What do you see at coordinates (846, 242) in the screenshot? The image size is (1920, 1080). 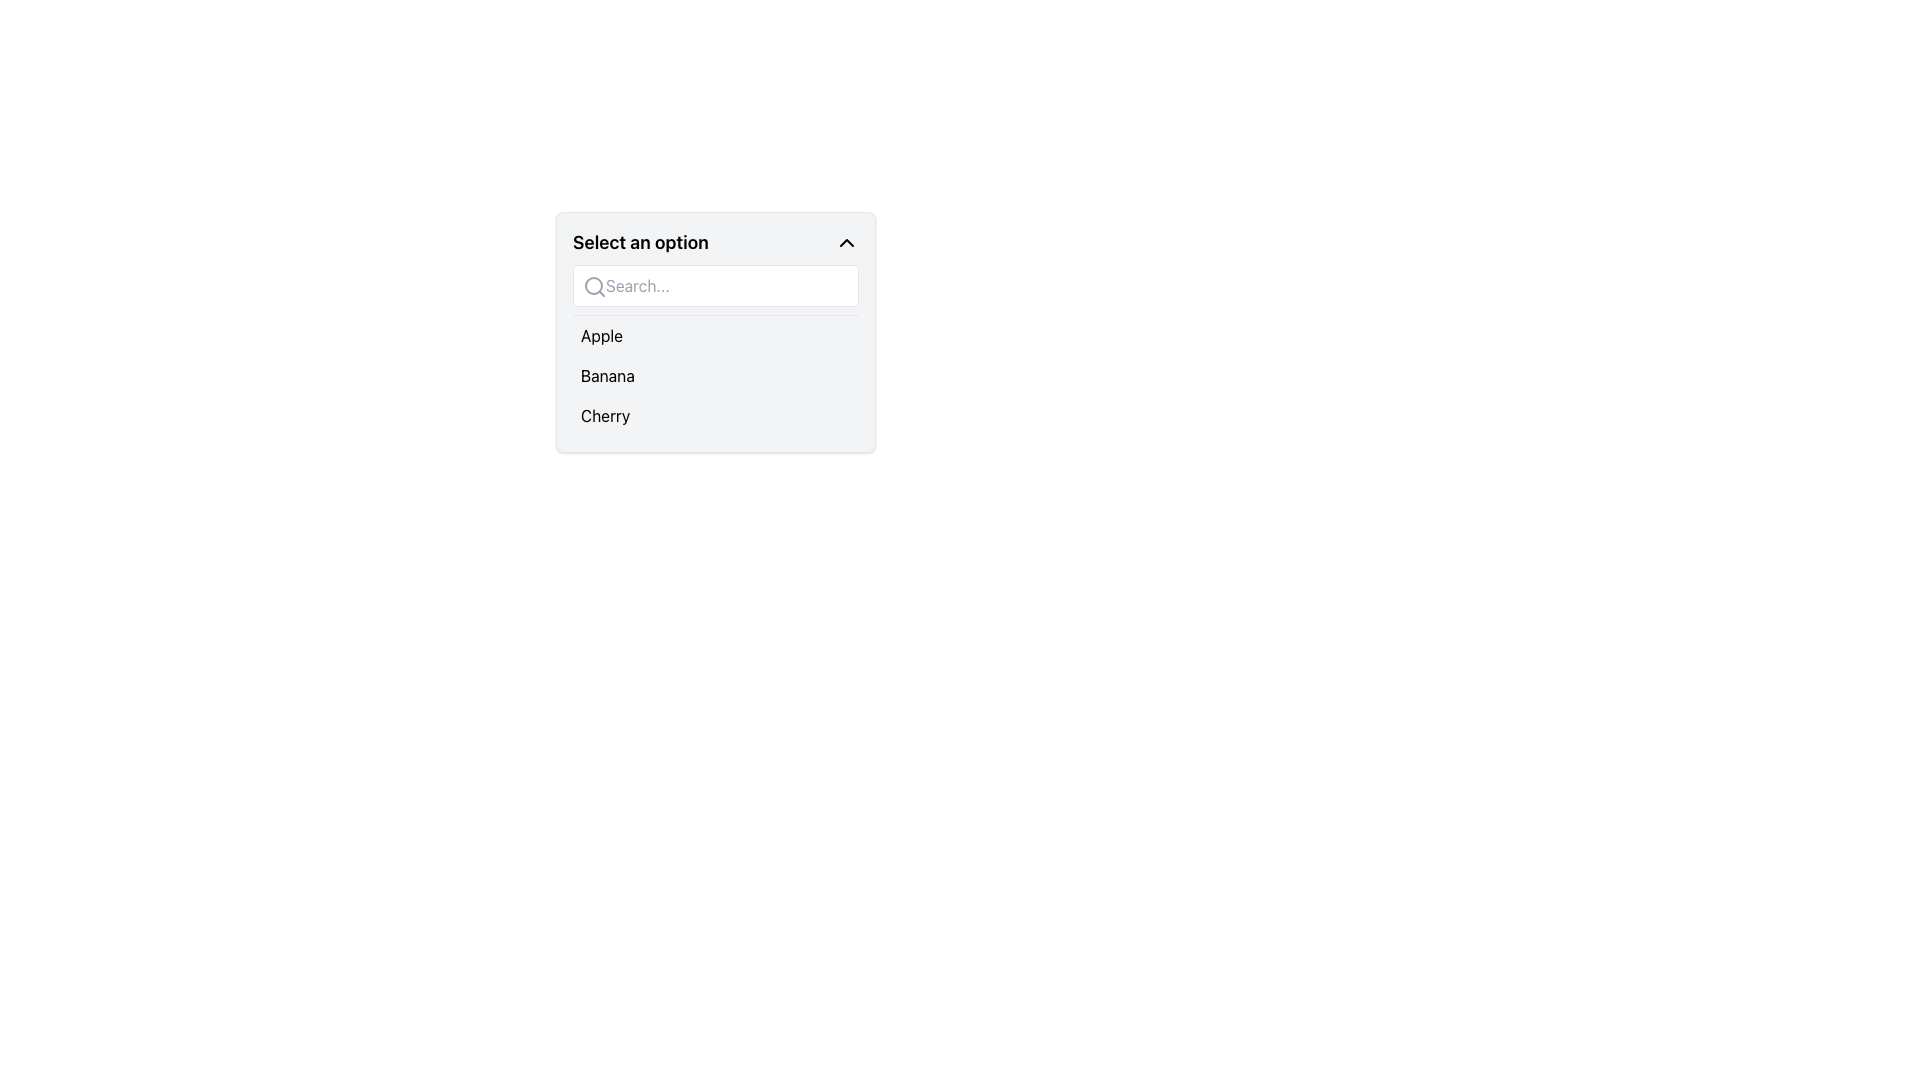 I see `the toggle icon located at the far right of the dropdown header` at bounding box center [846, 242].